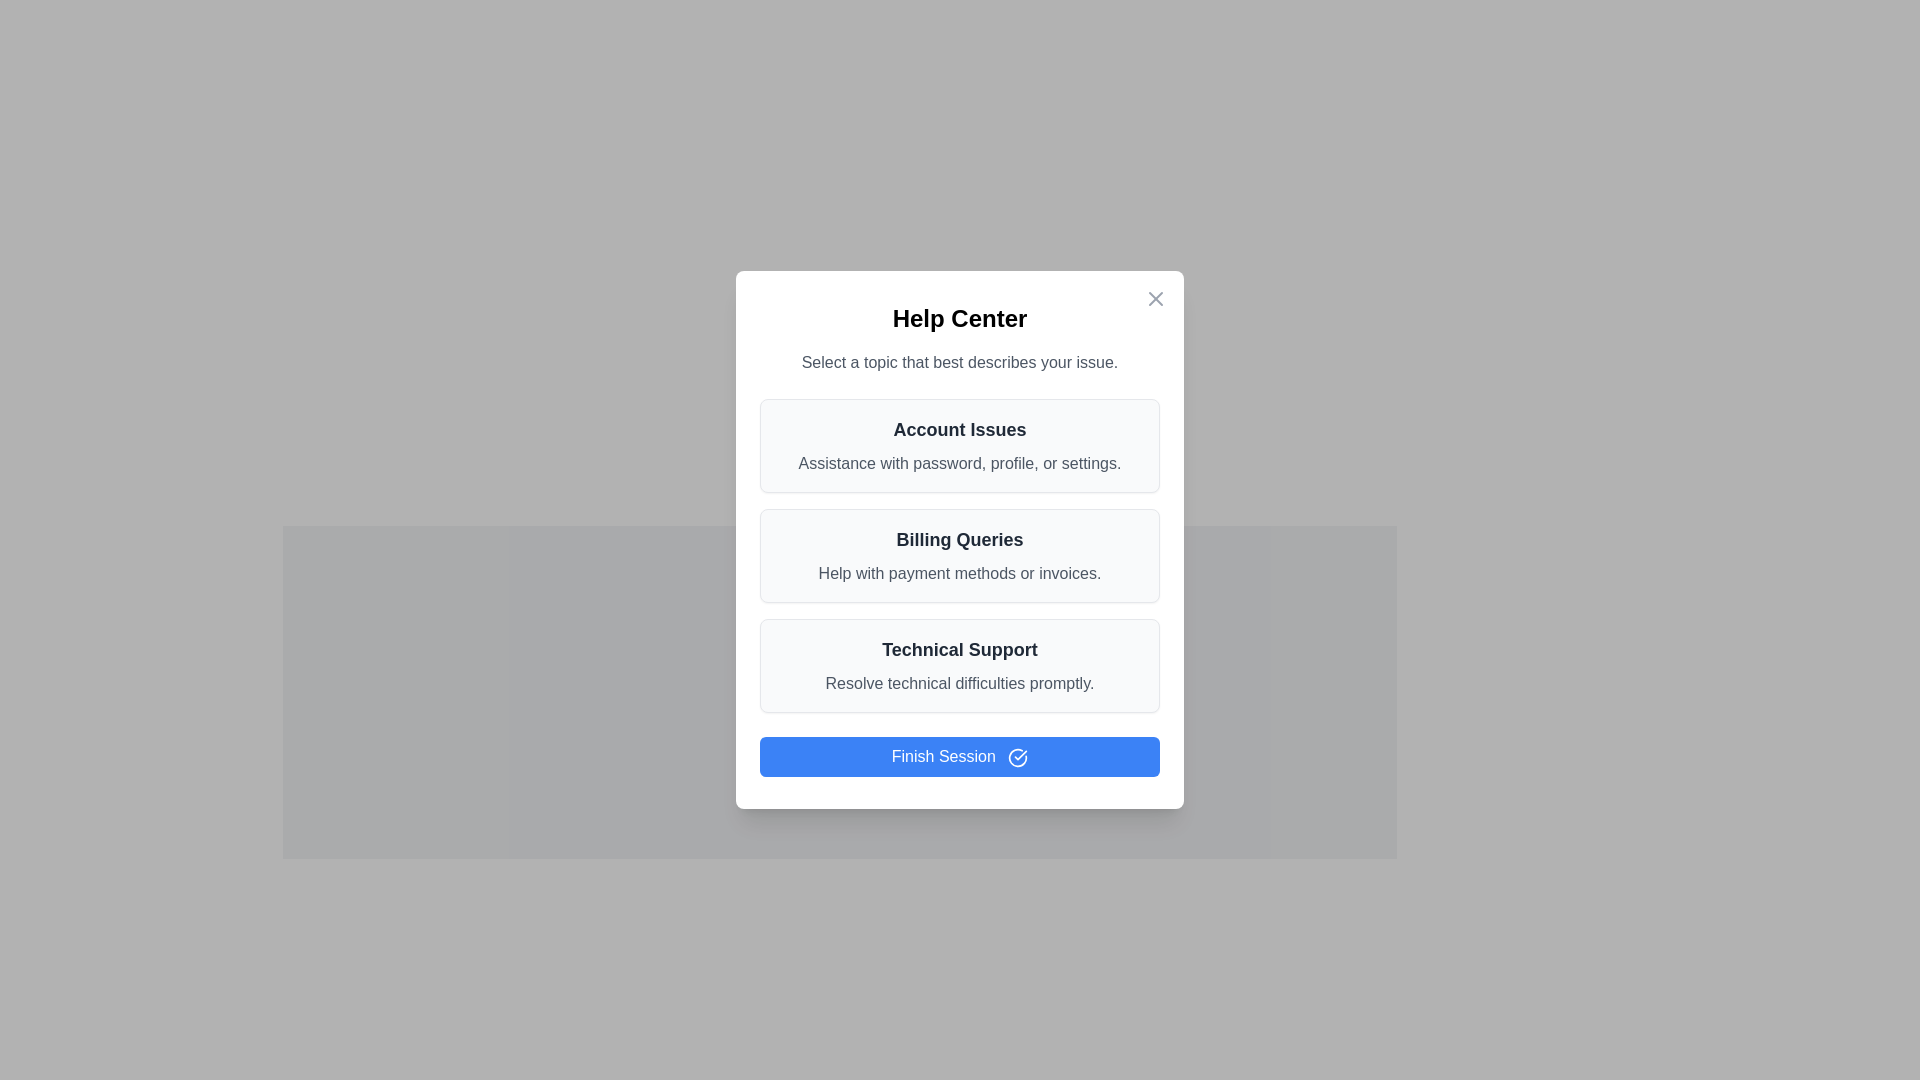 The height and width of the screenshot is (1080, 1920). I want to click on the static text label that prompts users to choose a topic, located below the 'Help Center' heading and above the list of selectable topics, so click(960, 362).